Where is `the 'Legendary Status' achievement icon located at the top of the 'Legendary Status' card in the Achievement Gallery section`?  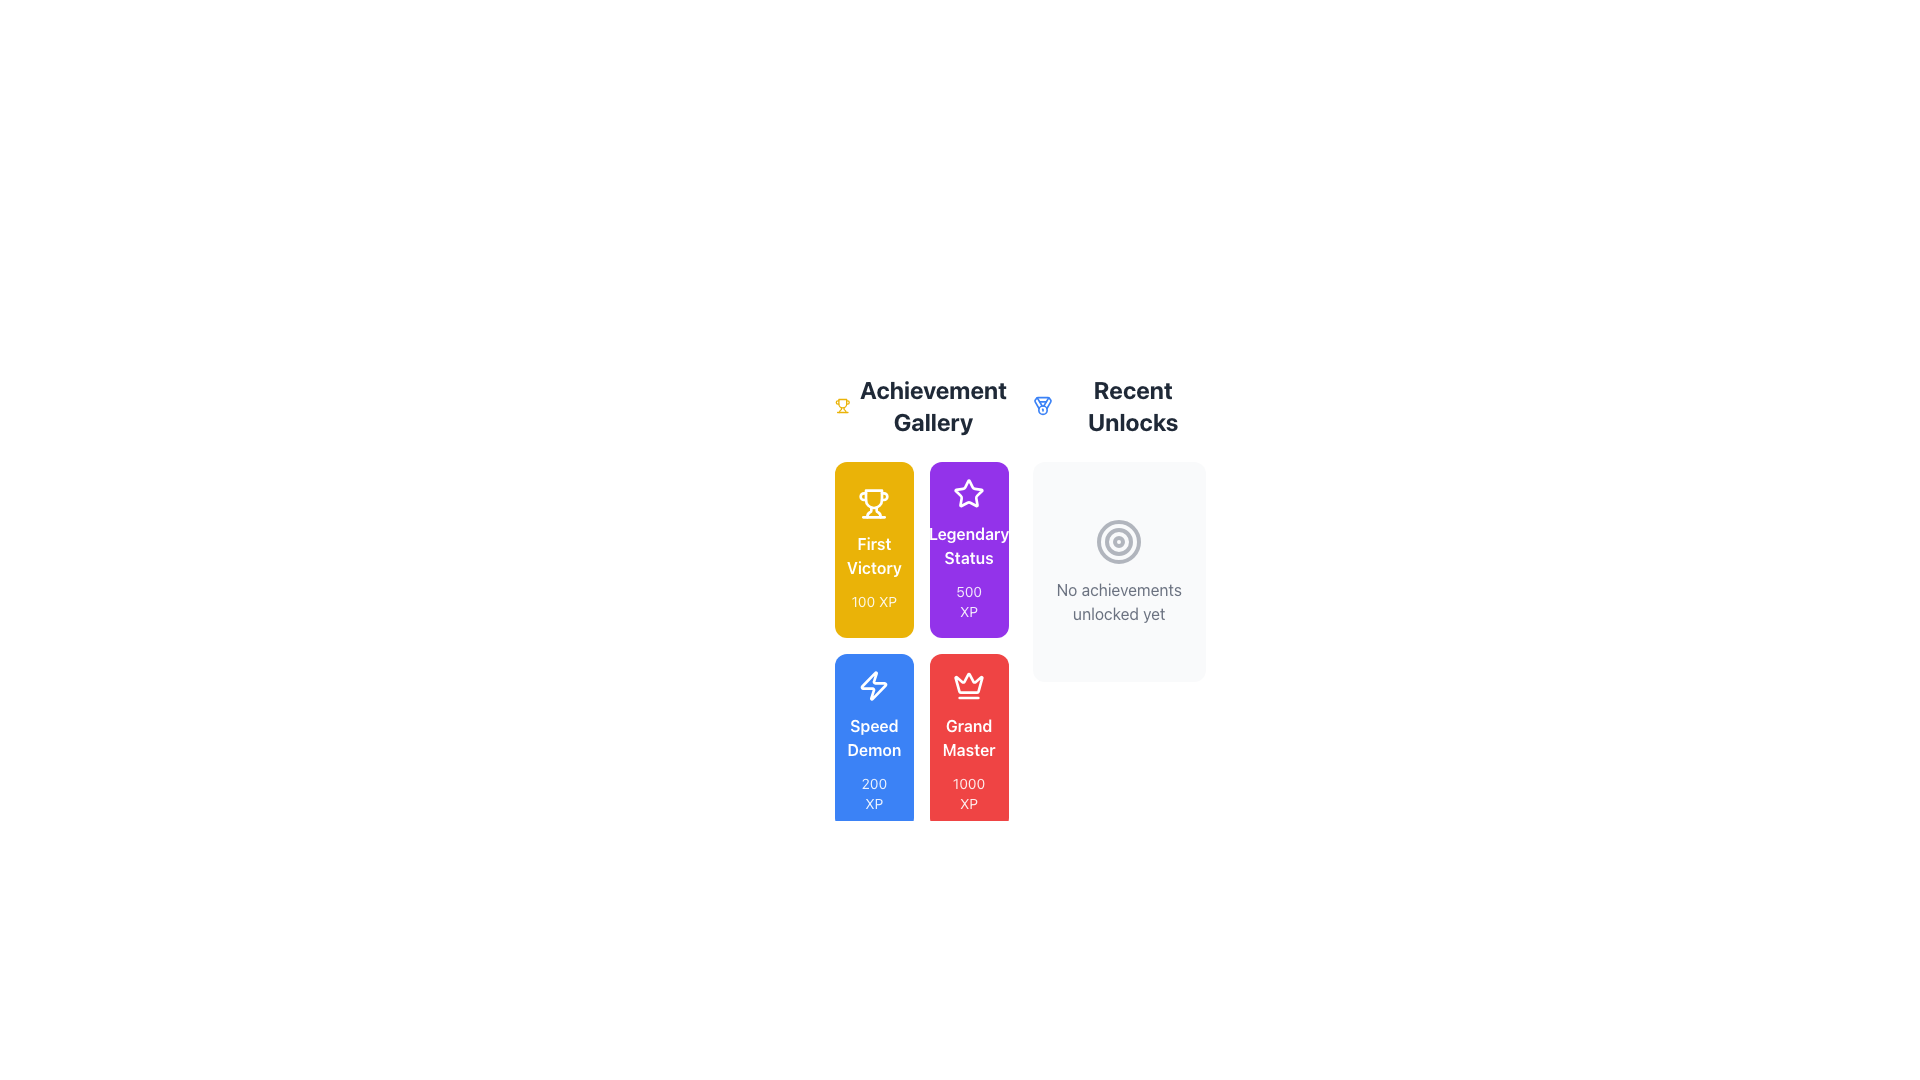
the 'Legendary Status' achievement icon located at the top of the 'Legendary Status' card in the Achievement Gallery section is located at coordinates (969, 493).